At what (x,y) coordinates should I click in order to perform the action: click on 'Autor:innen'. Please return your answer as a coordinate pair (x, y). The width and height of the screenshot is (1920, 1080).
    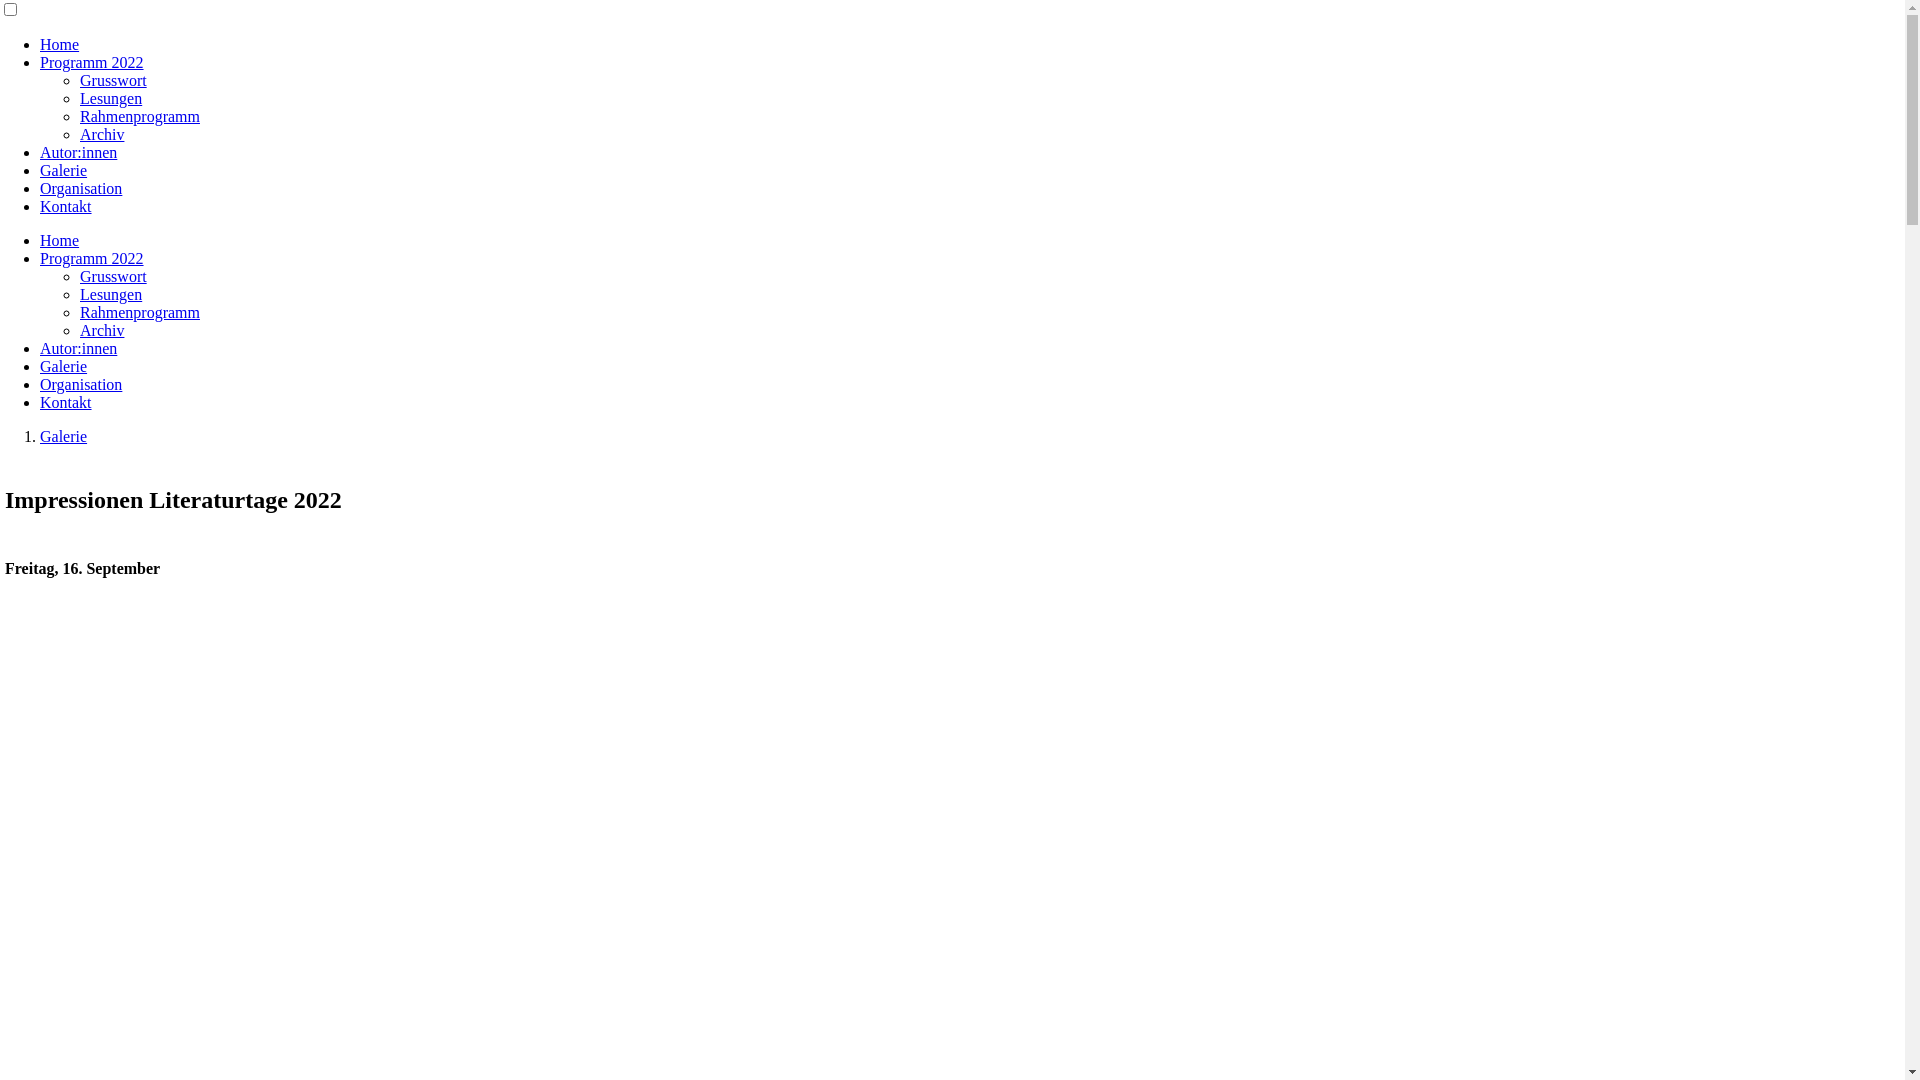
    Looking at the image, I should click on (78, 347).